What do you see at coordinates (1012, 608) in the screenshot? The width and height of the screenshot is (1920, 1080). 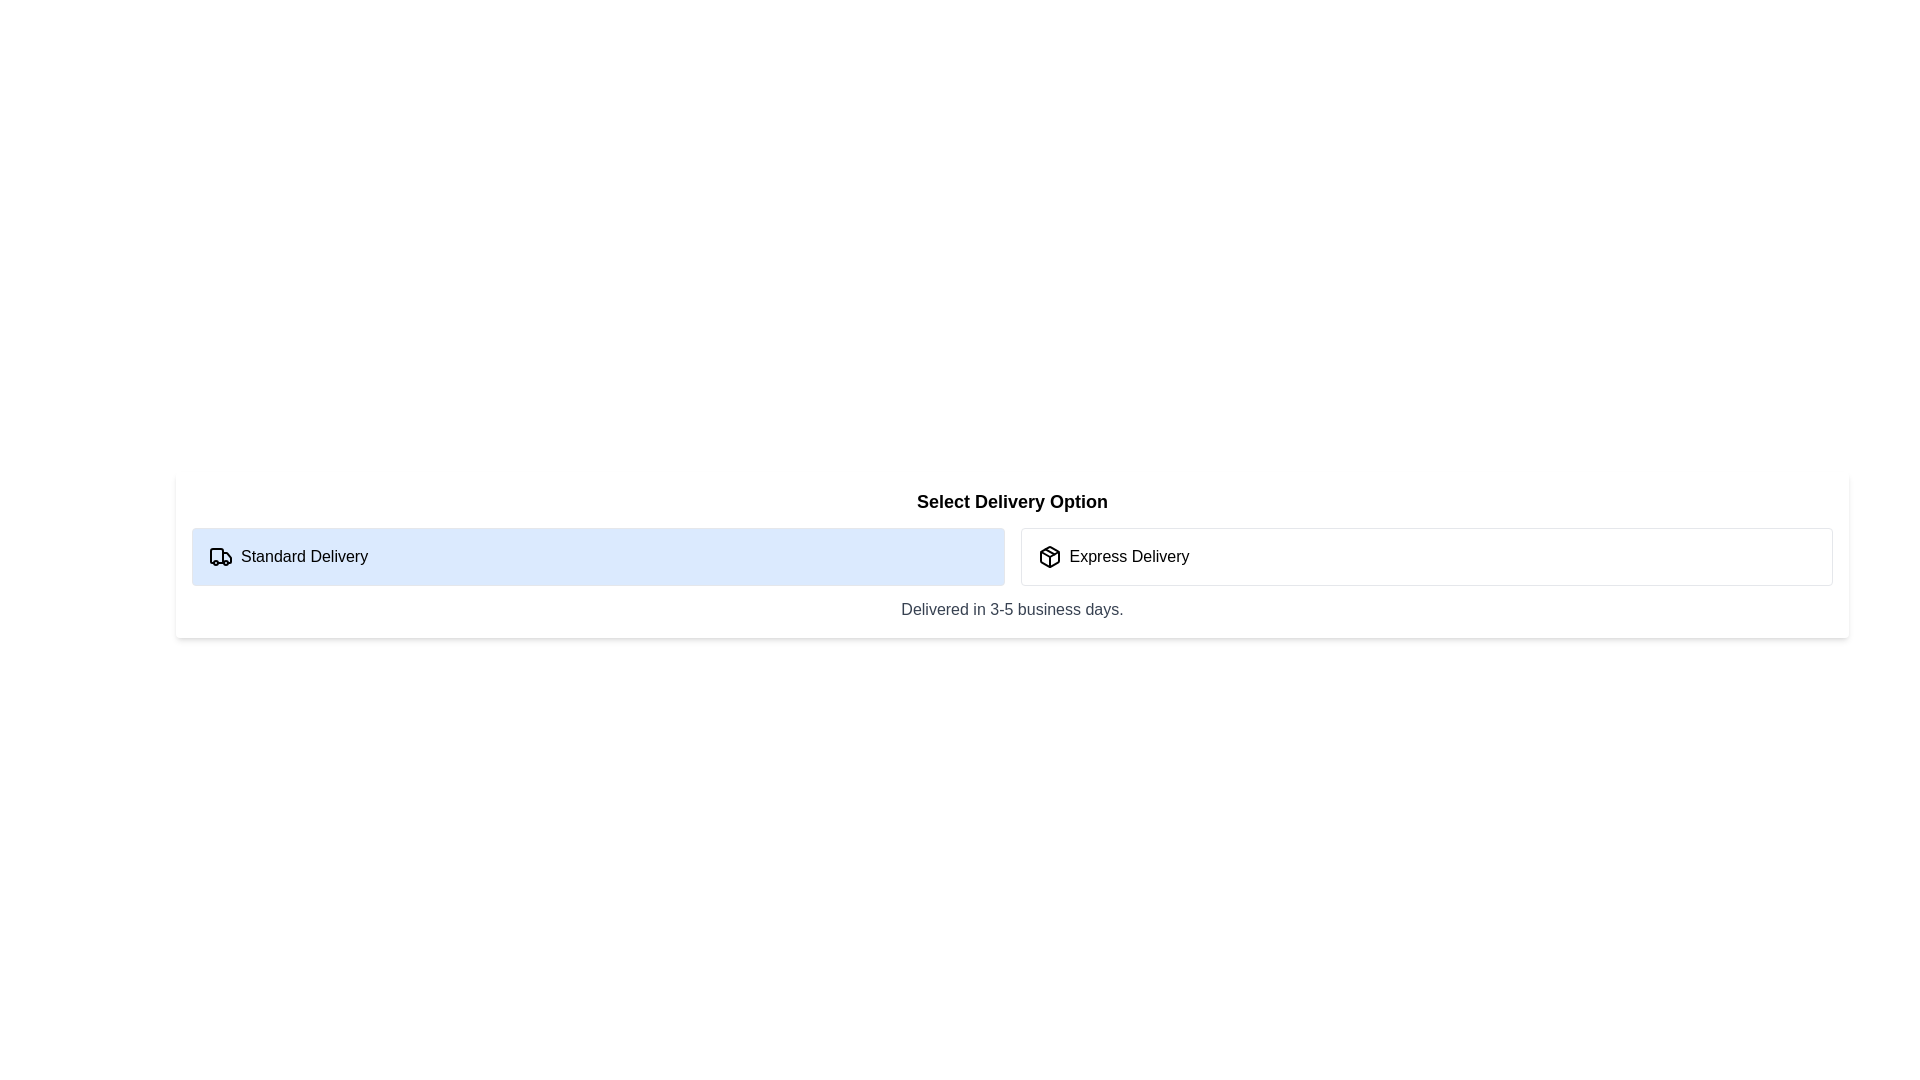 I see `the informational Text label located at the bottom of the 'Select Delivery Option' section, which provides details about the delivery timeframe` at bounding box center [1012, 608].